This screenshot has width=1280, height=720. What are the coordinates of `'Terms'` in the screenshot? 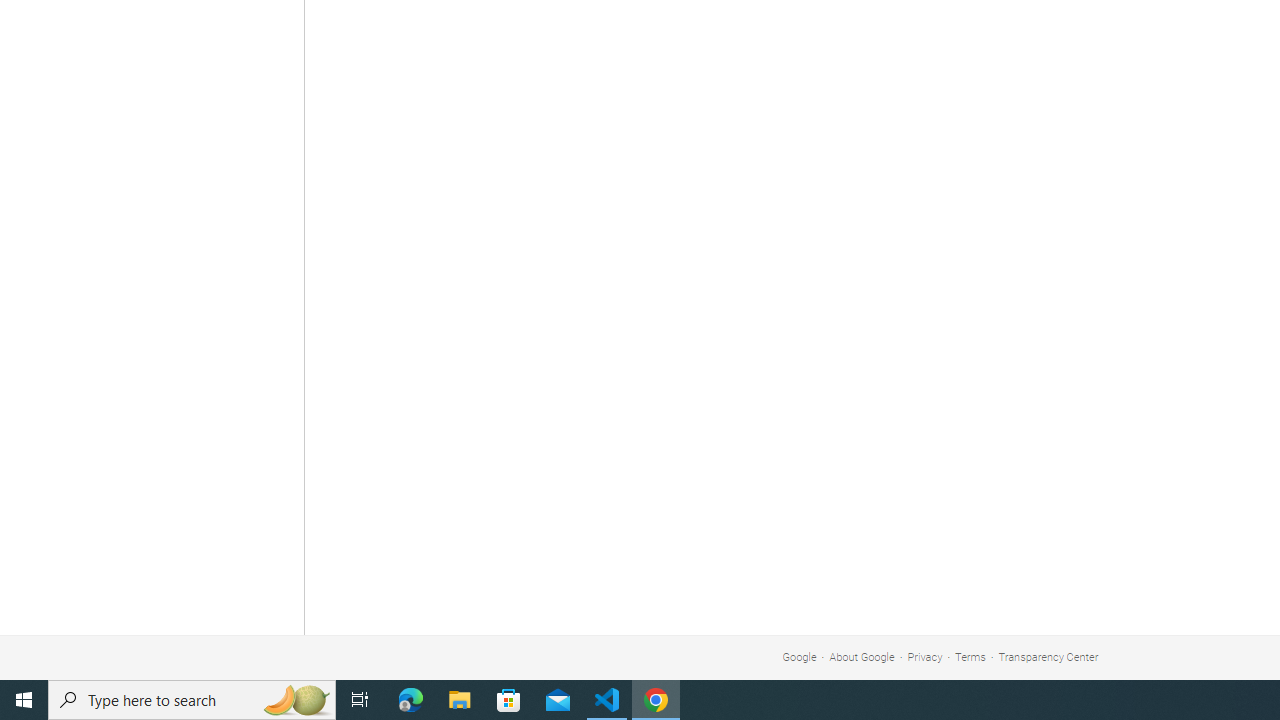 It's located at (970, 657).